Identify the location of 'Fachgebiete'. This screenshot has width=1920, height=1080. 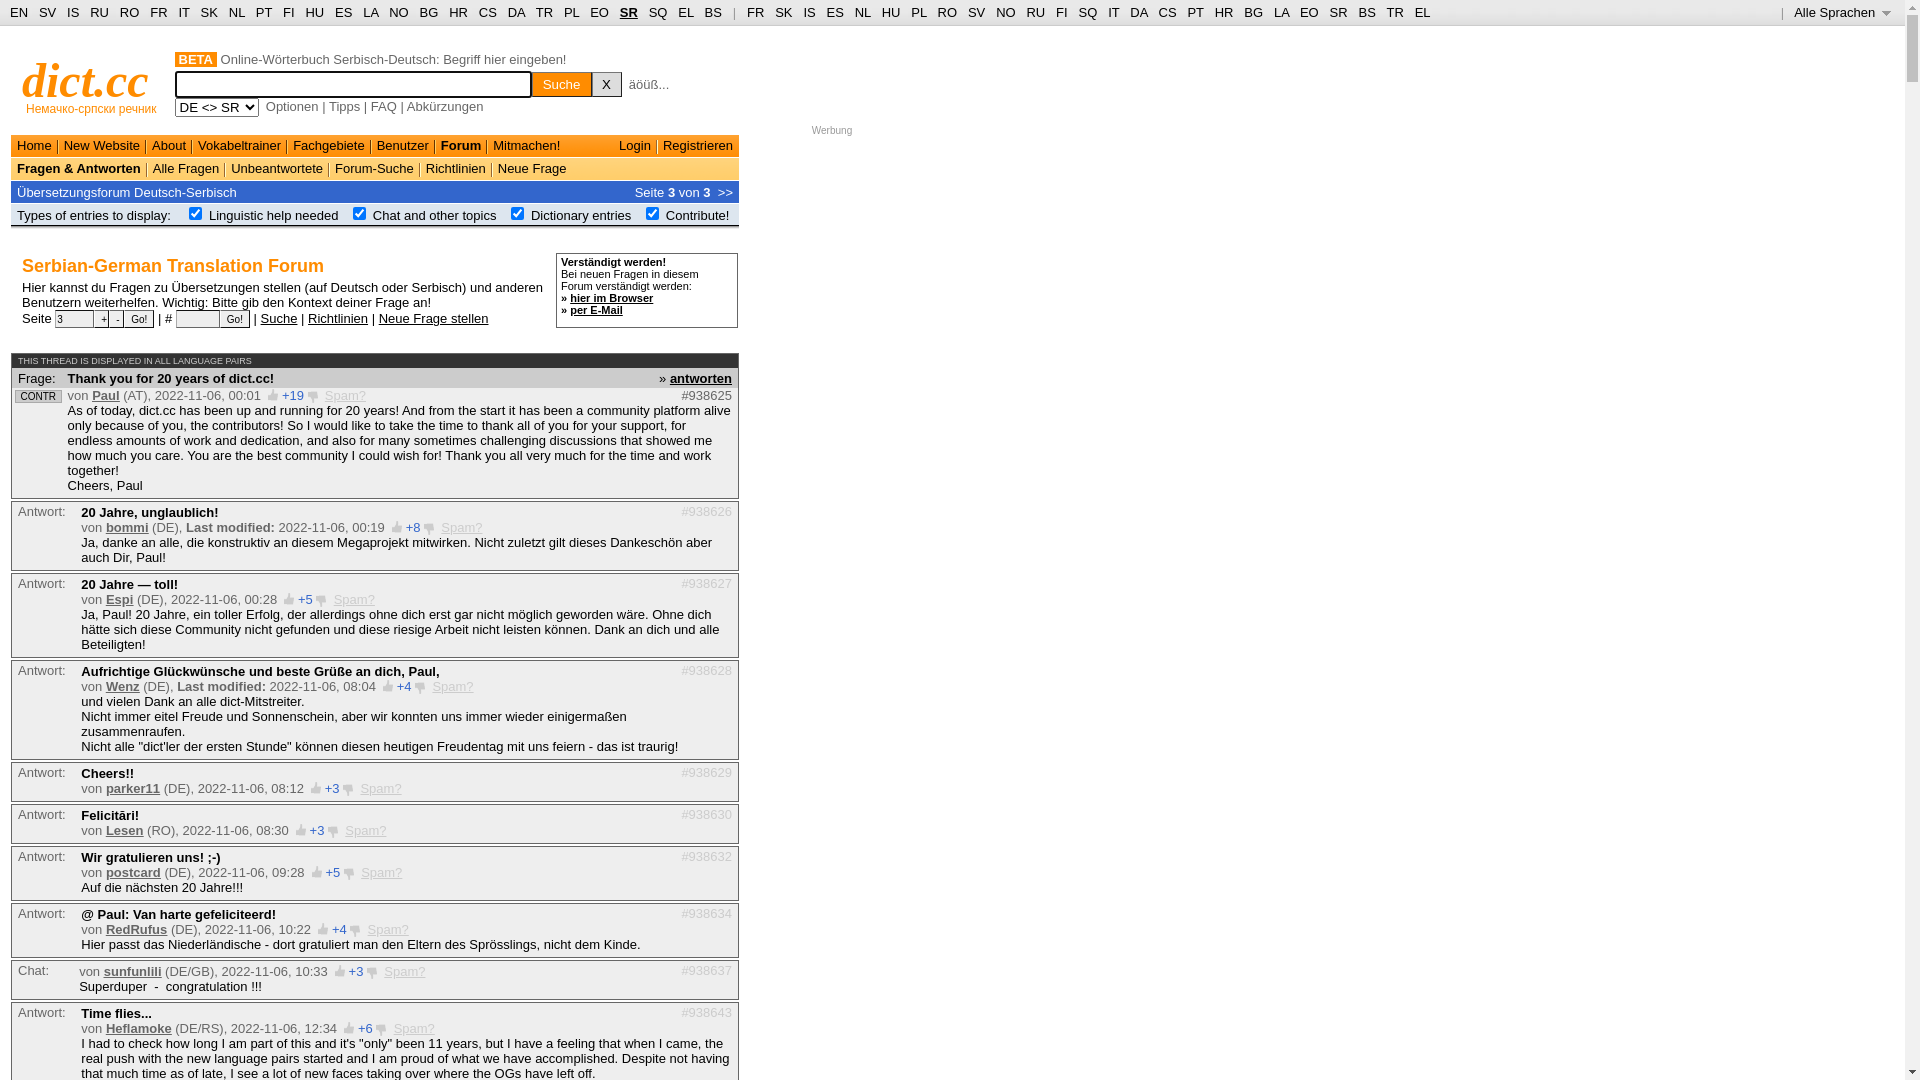
(329, 144).